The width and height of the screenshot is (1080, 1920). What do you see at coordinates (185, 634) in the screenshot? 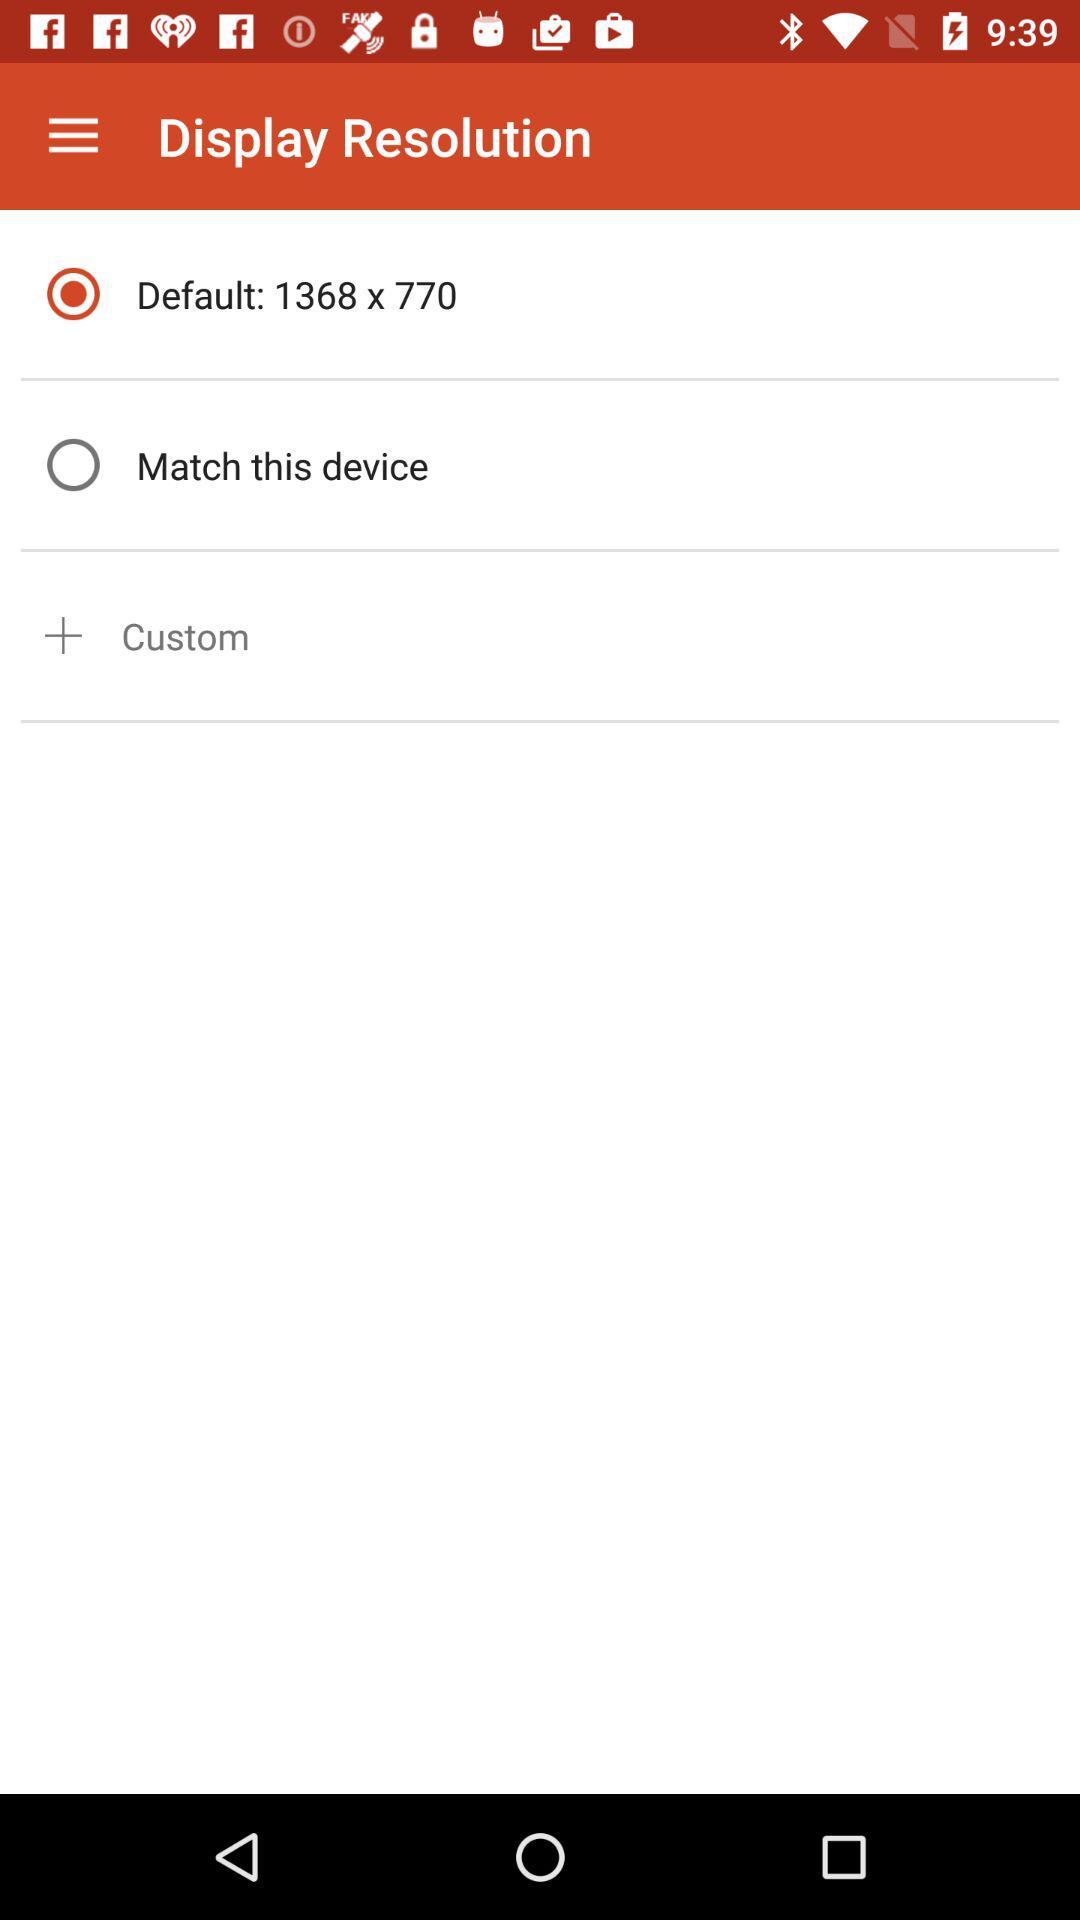
I see `the custom item` at bounding box center [185, 634].